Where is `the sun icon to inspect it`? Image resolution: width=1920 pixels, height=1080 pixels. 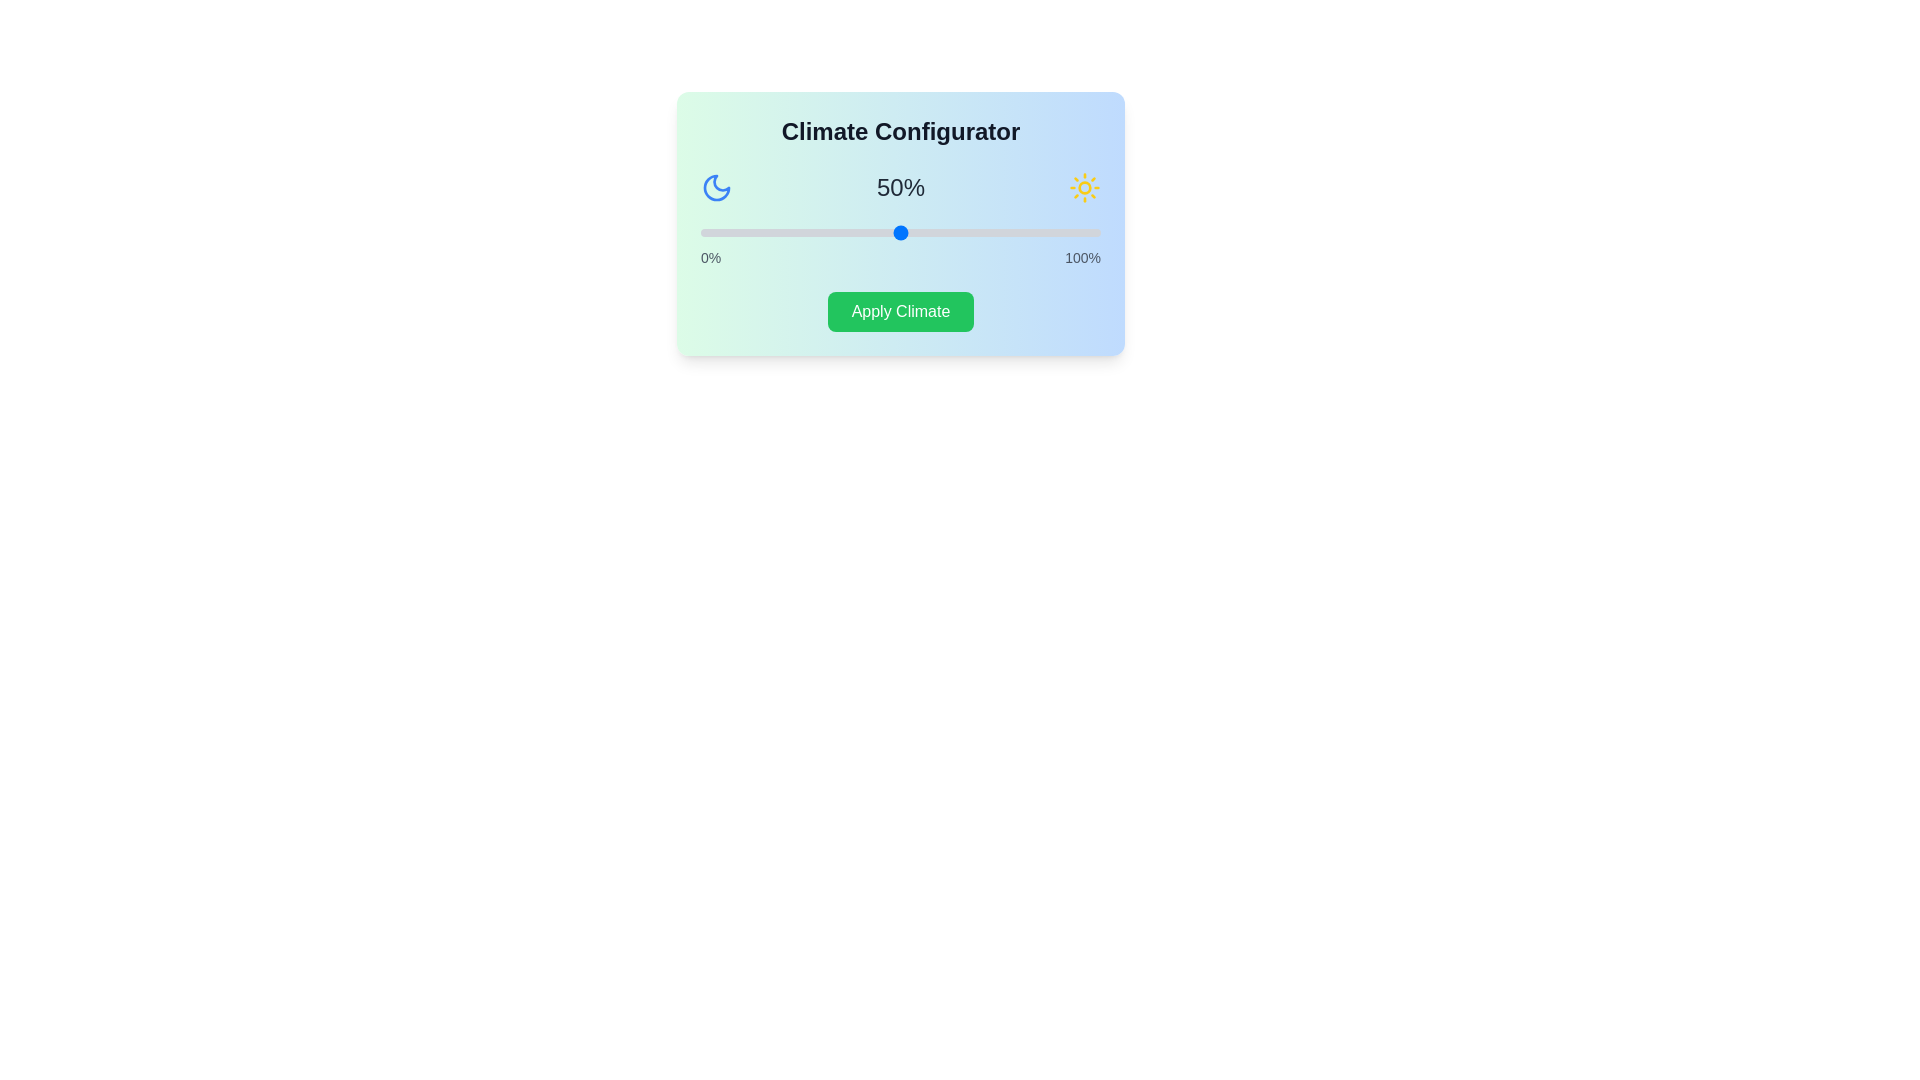
the sun icon to inspect it is located at coordinates (1083, 188).